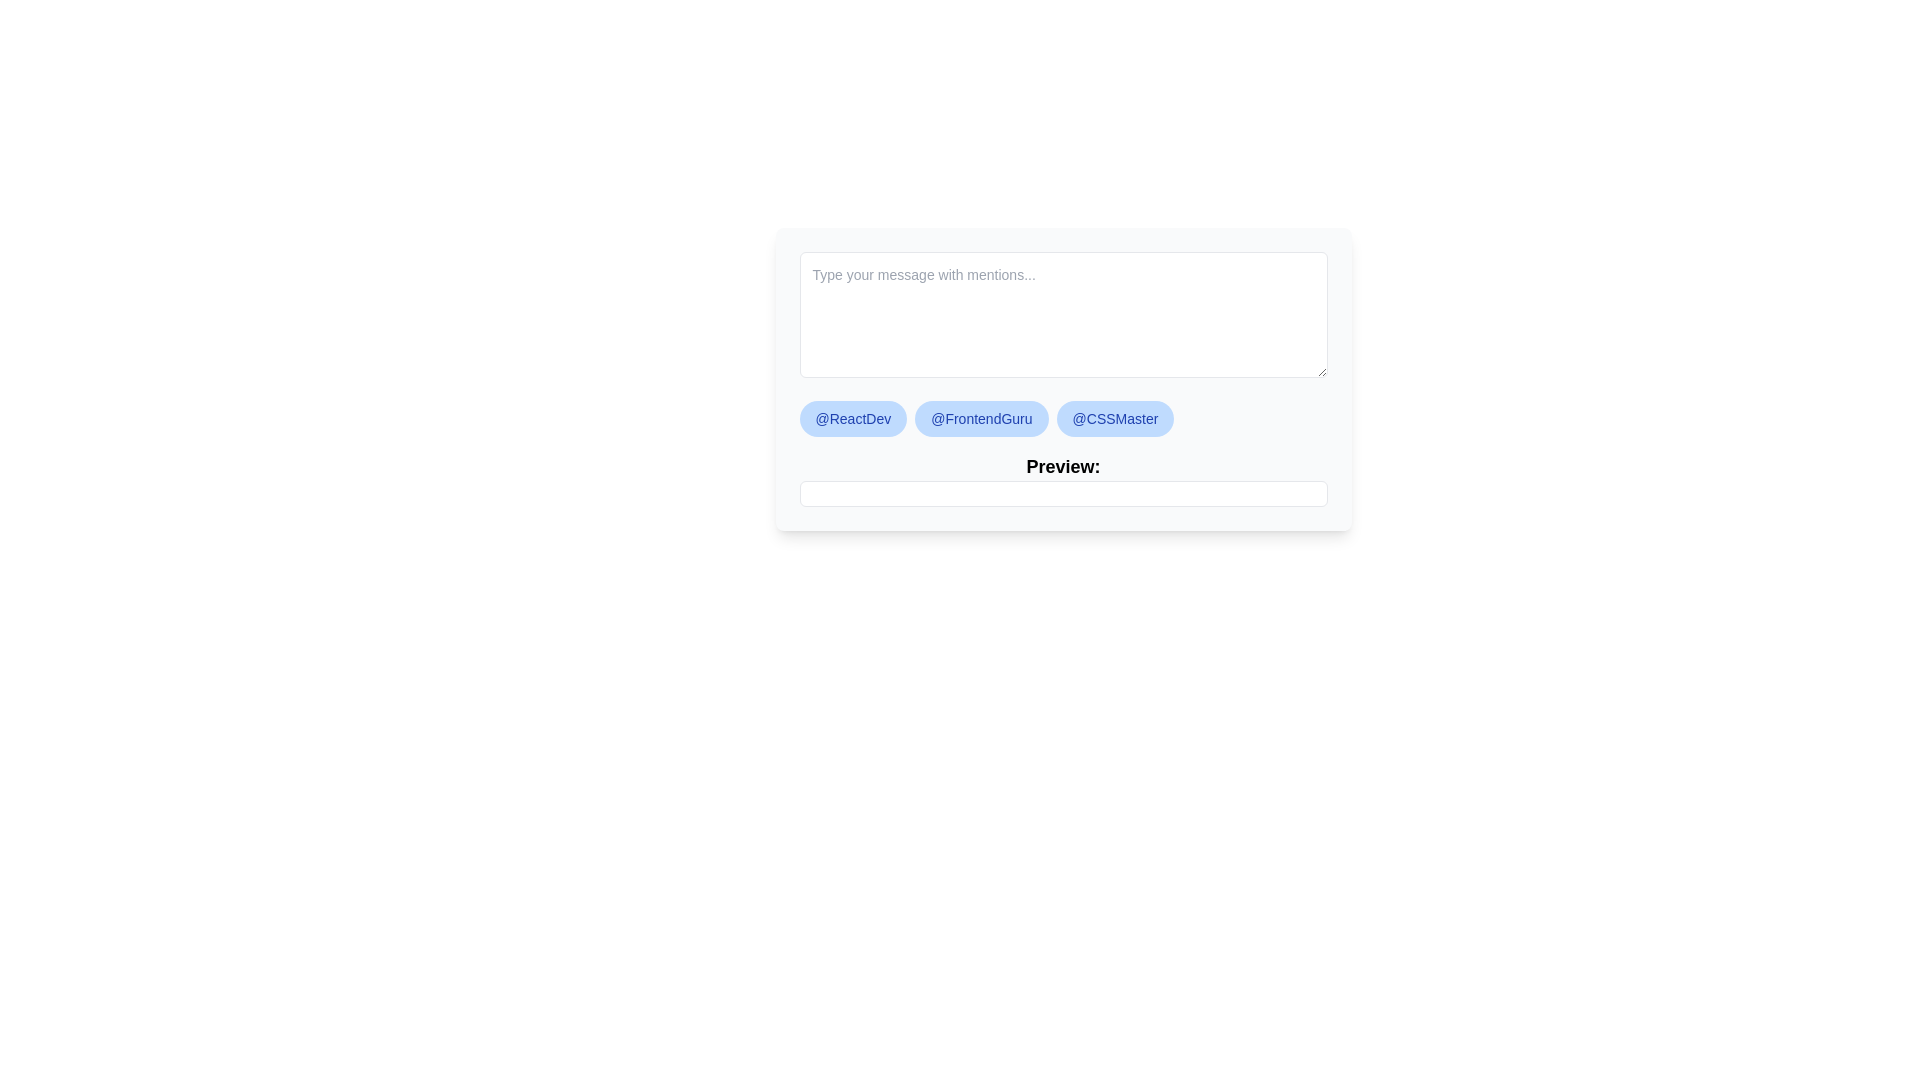 Image resolution: width=1920 pixels, height=1080 pixels. Describe the element at coordinates (1114, 418) in the screenshot. I see `the interactive badge styled as a rounded blue badge containing the text '@CSSMaster'` at that location.